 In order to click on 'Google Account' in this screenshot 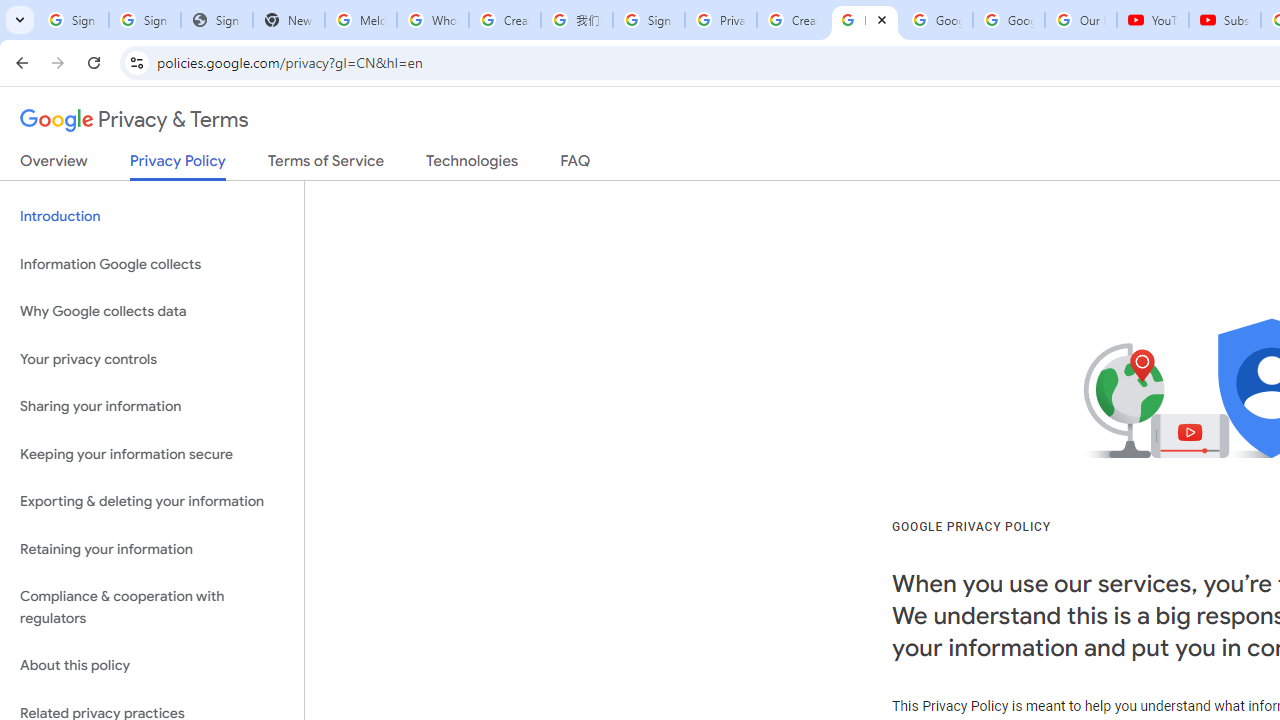, I will do `click(1008, 20)`.